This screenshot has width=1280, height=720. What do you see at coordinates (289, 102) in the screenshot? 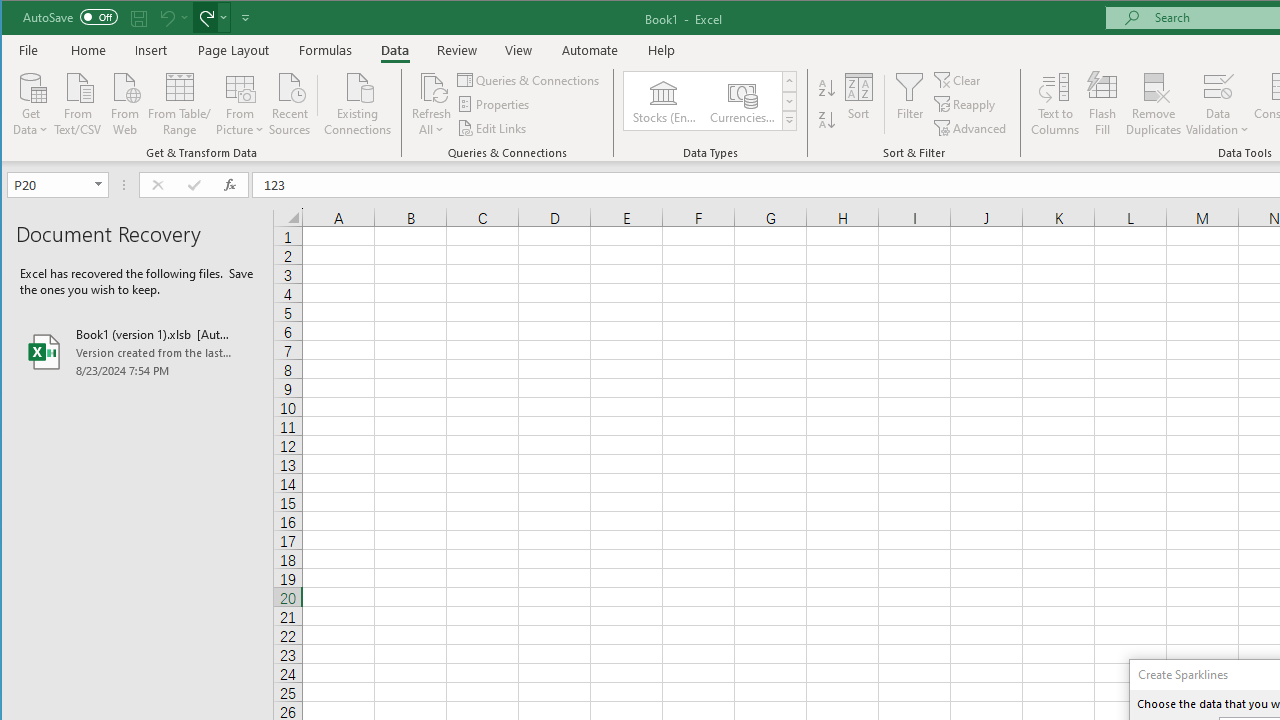
I see `'Recent Sources'` at bounding box center [289, 102].